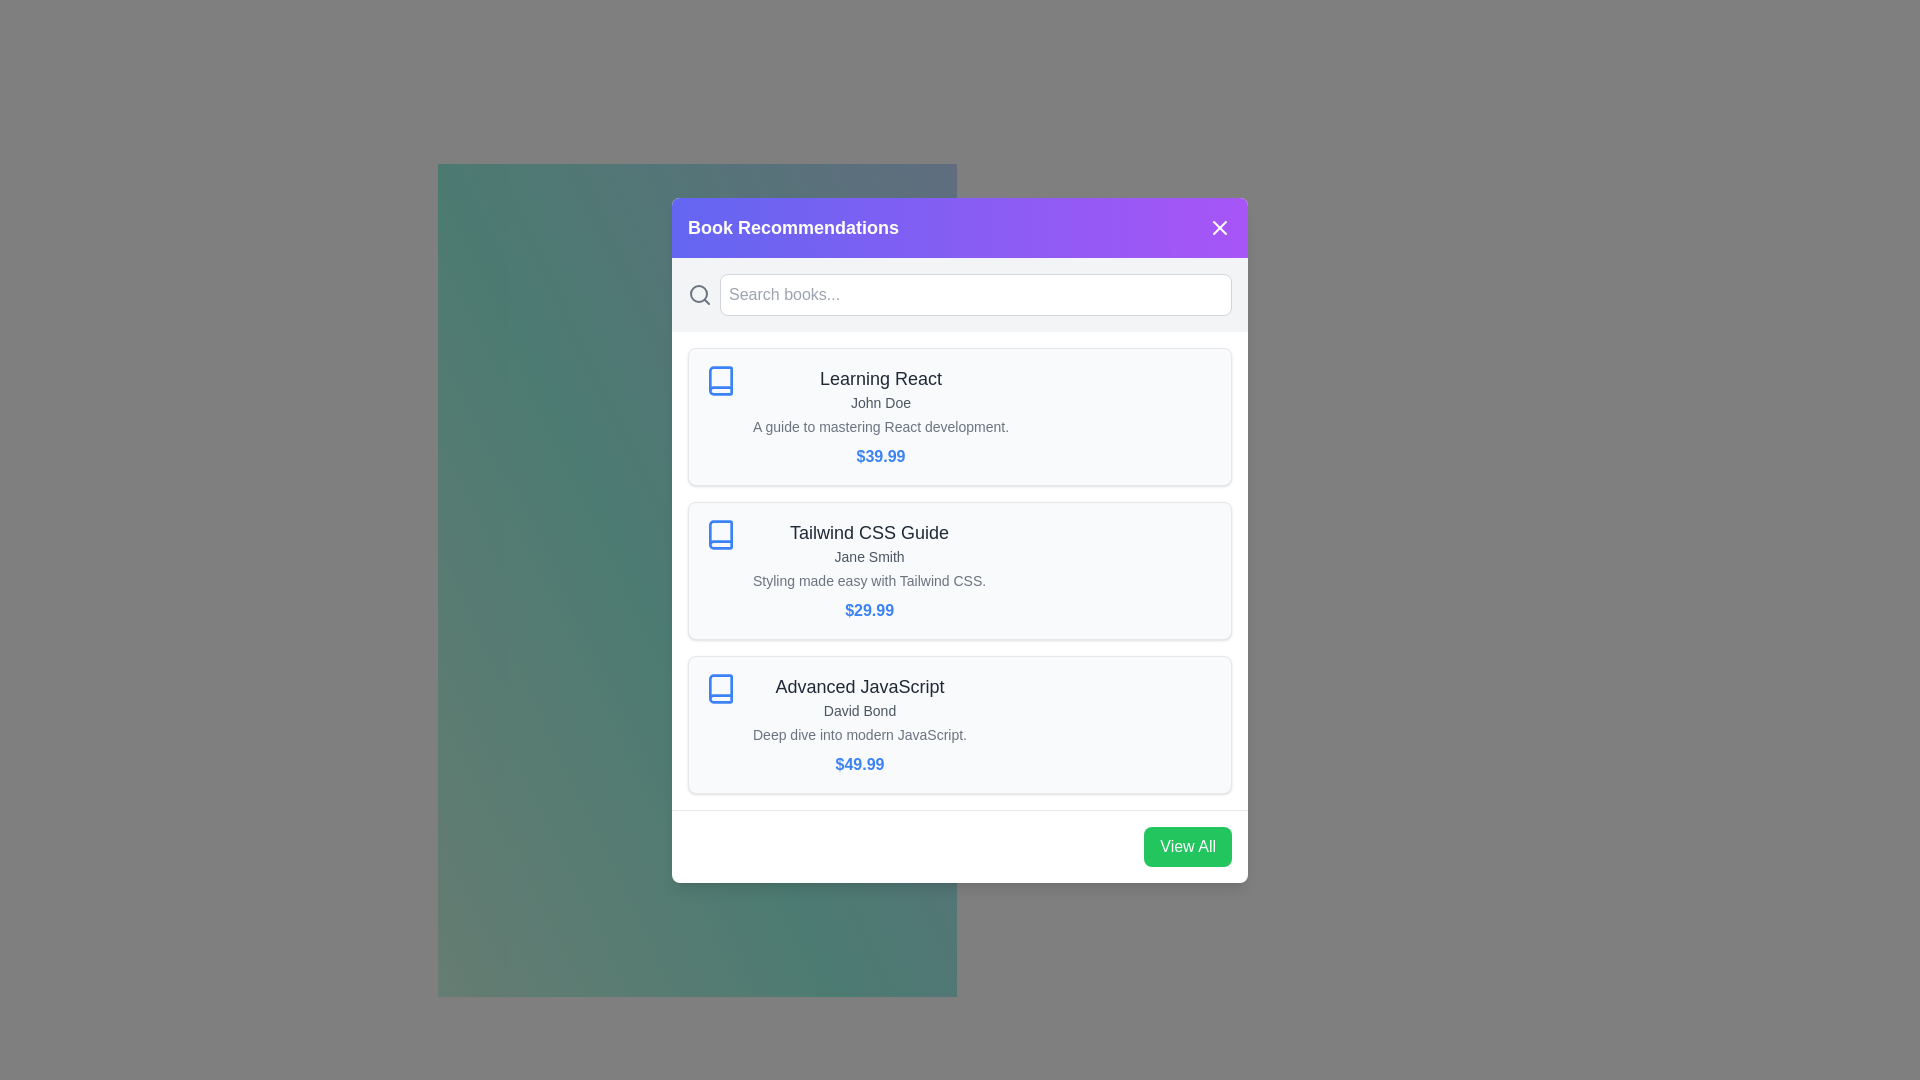  I want to click on the text label that describes the book titled 'Learning React', positioned below the author 'John Doe' and above the price '$39.99', so click(880, 425).